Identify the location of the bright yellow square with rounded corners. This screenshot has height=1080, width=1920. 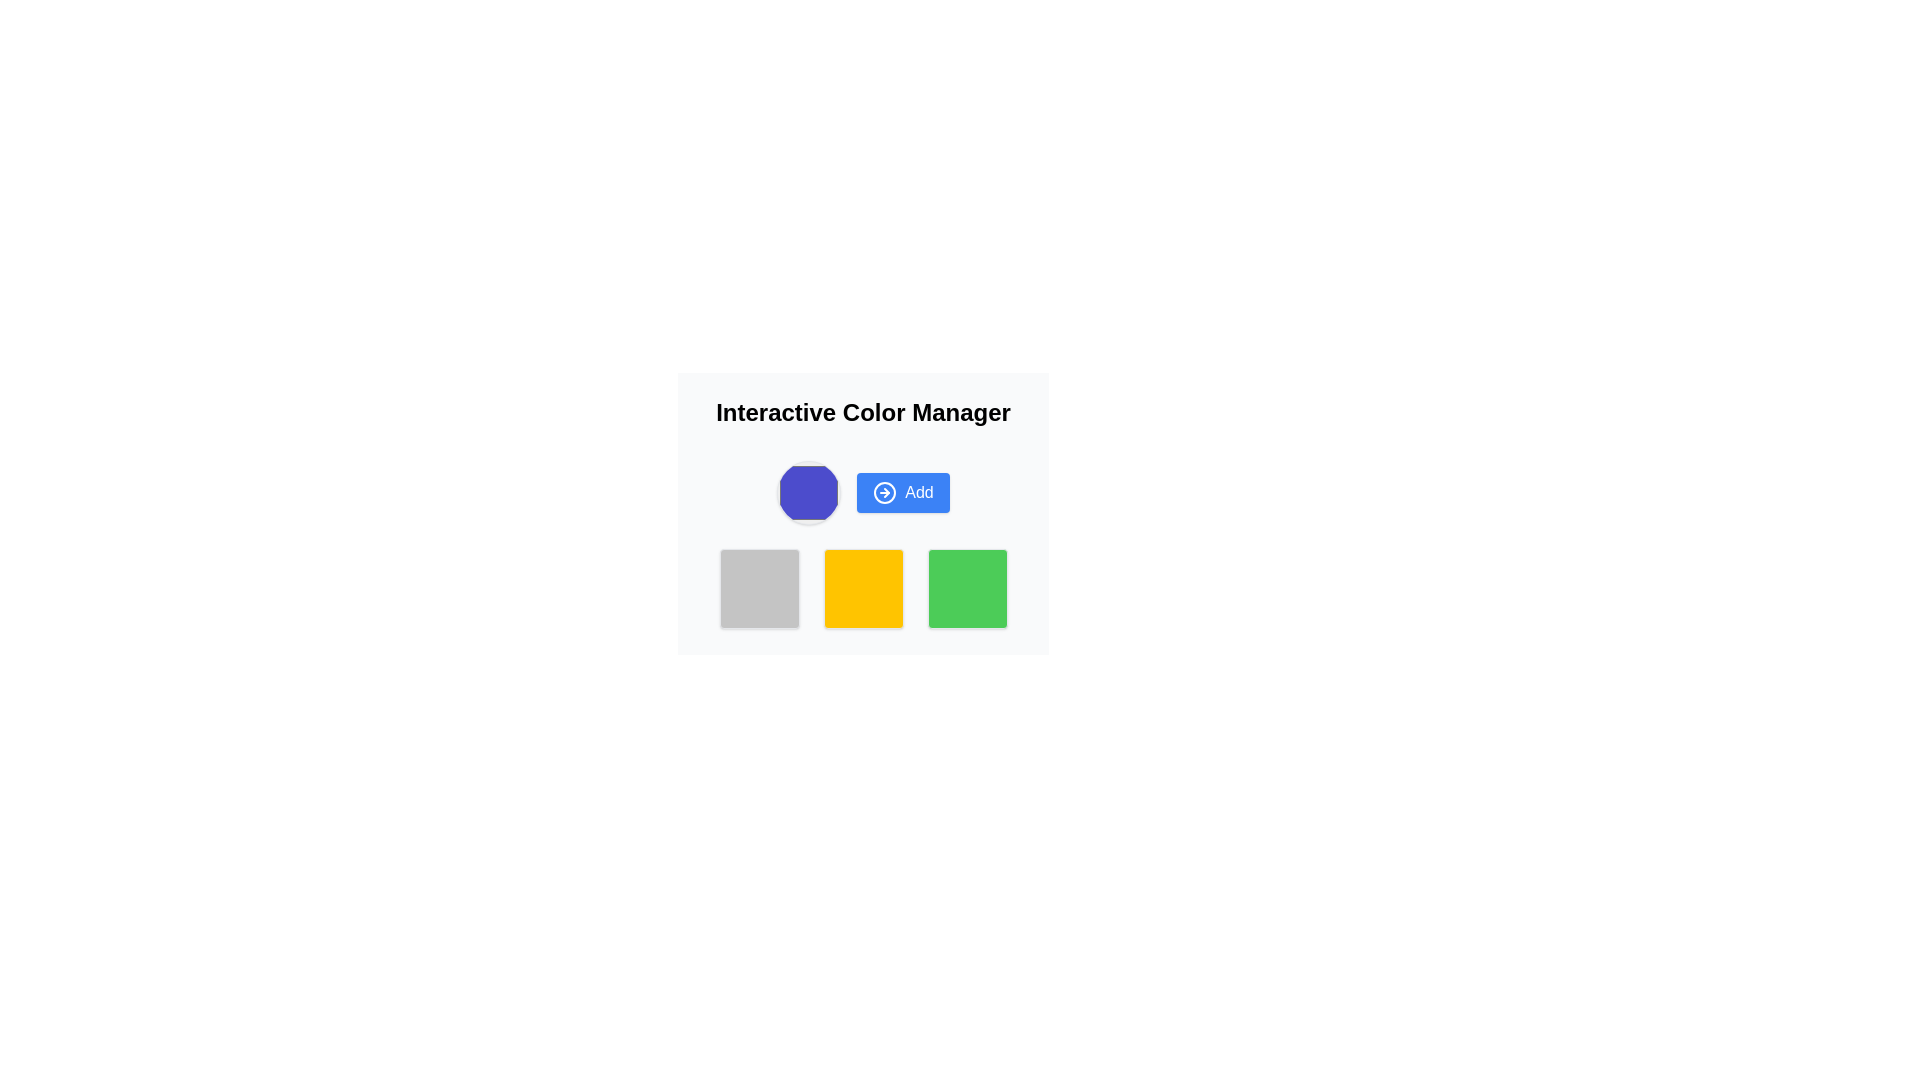
(863, 588).